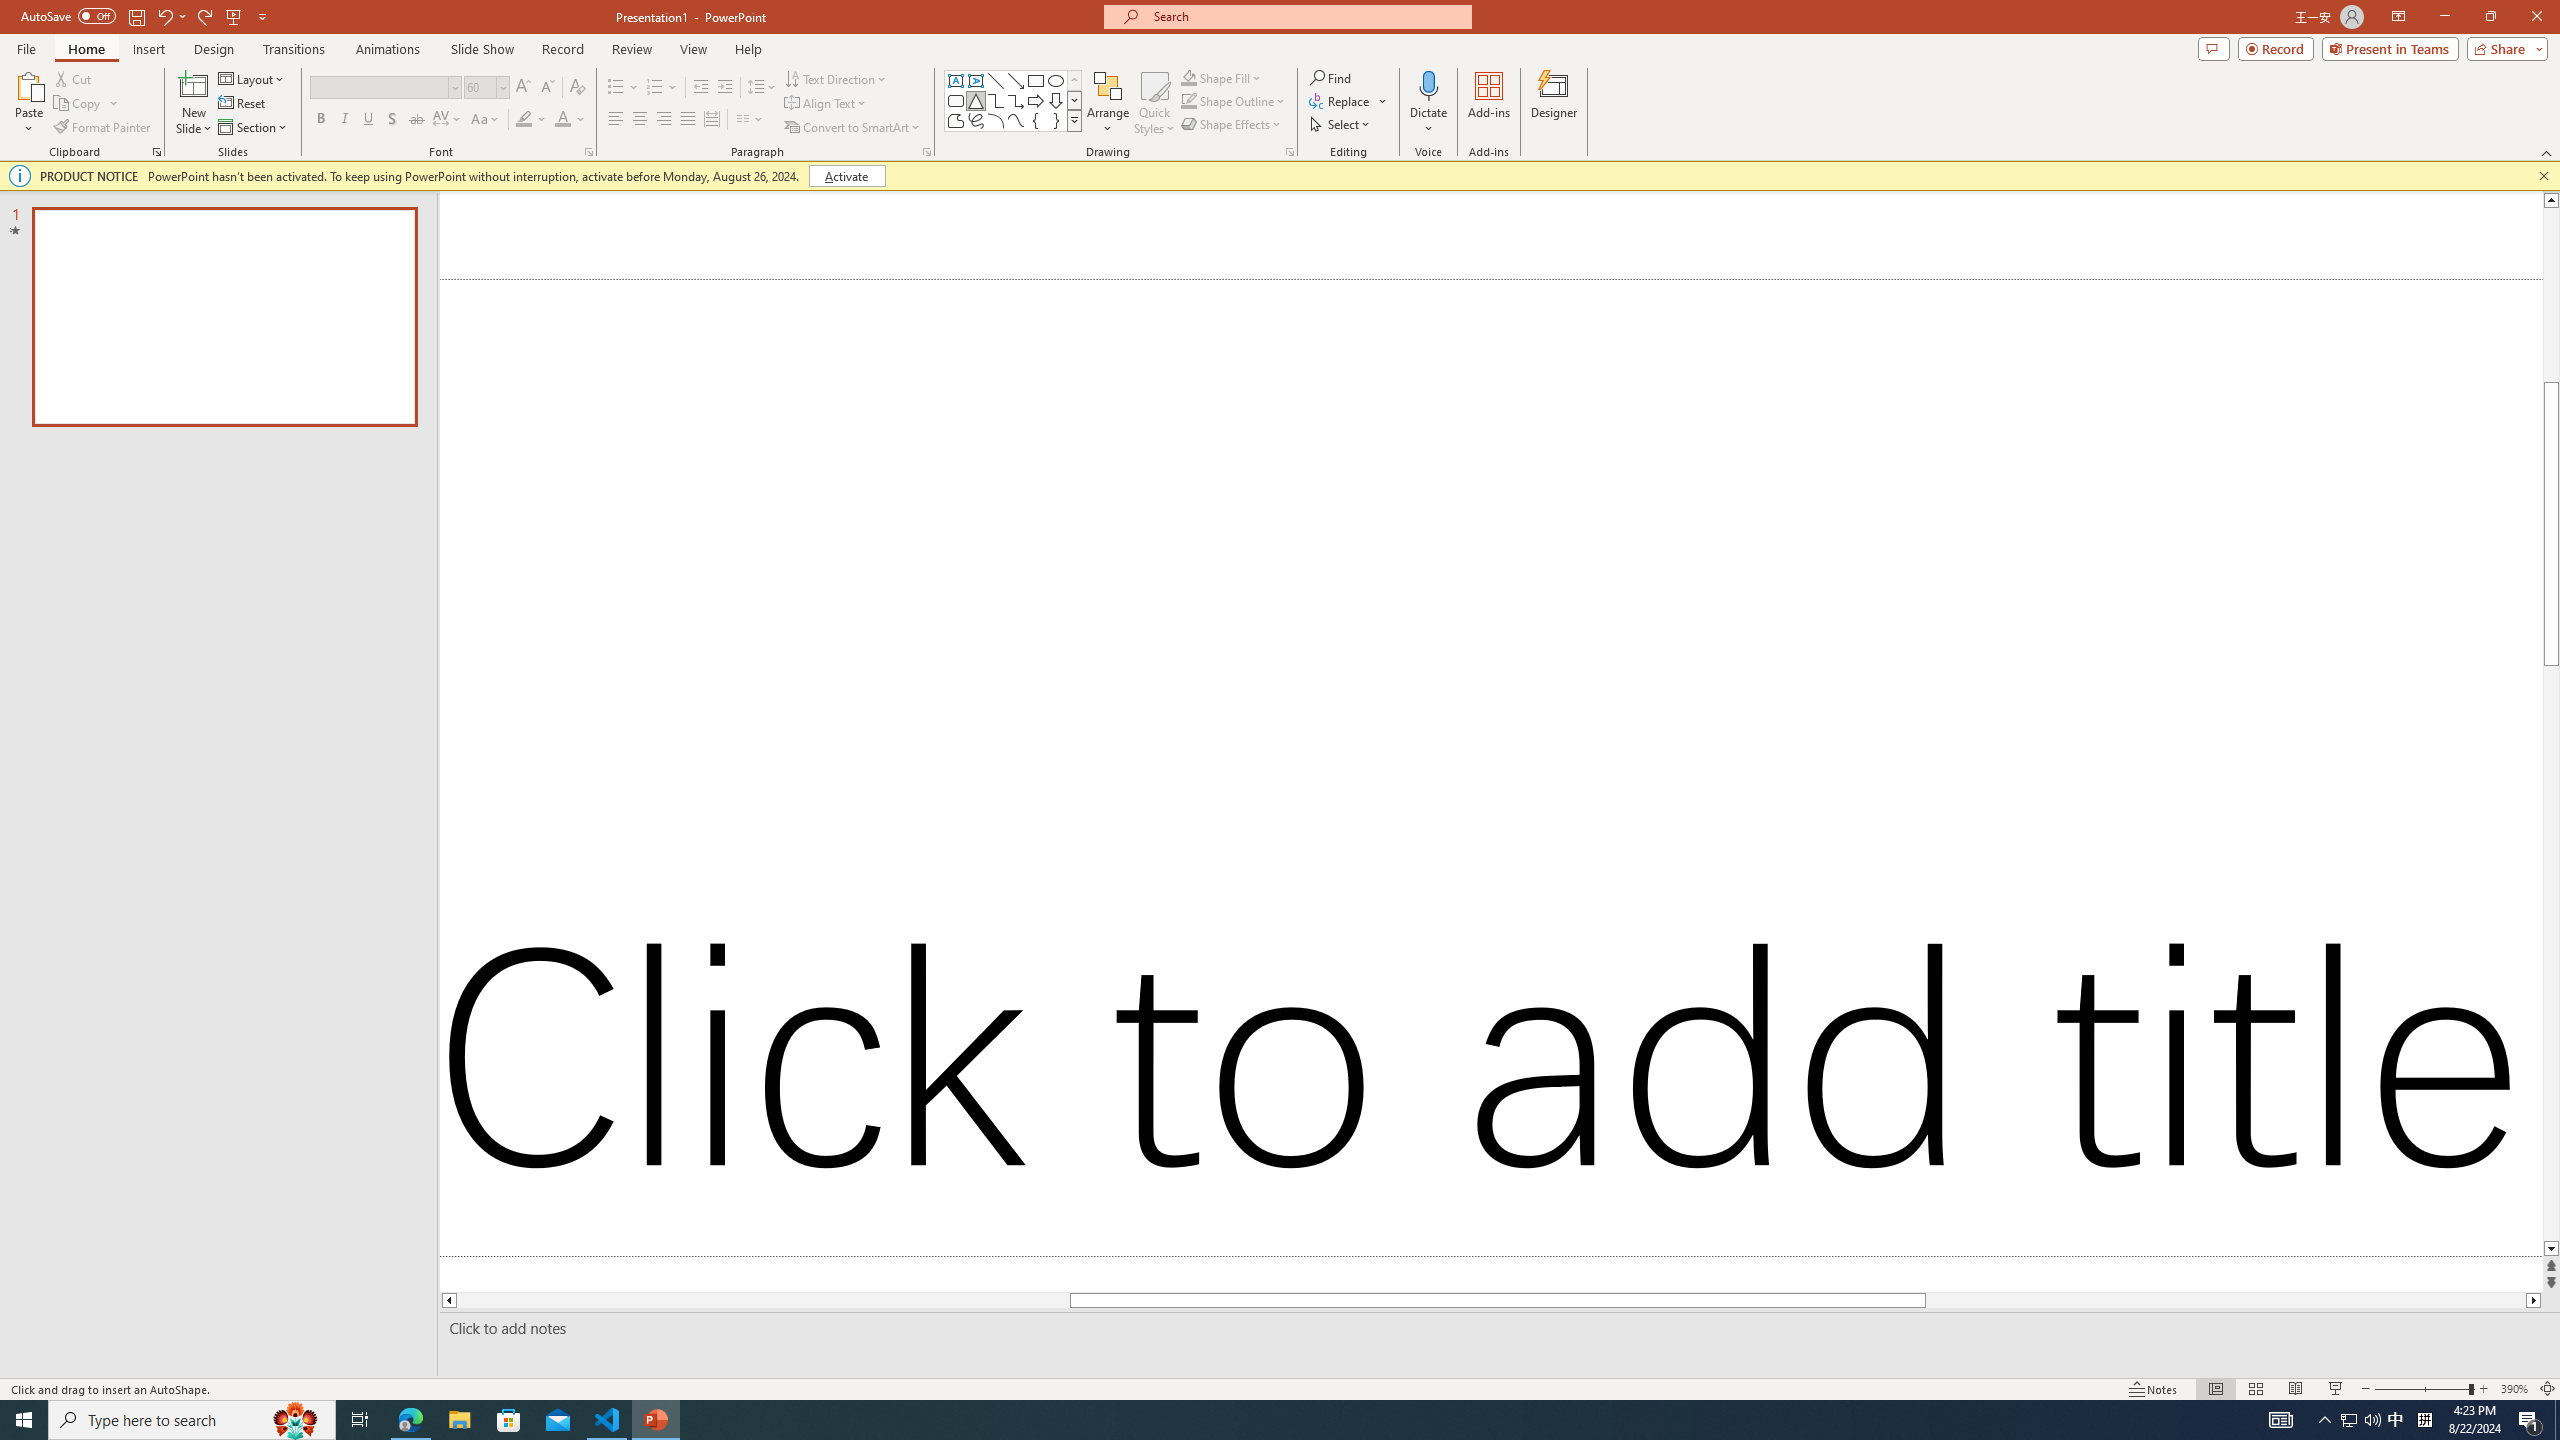 The height and width of the screenshot is (1440, 2560). Describe the element at coordinates (522, 87) in the screenshot. I see `'Increase Font Size'` at that location.